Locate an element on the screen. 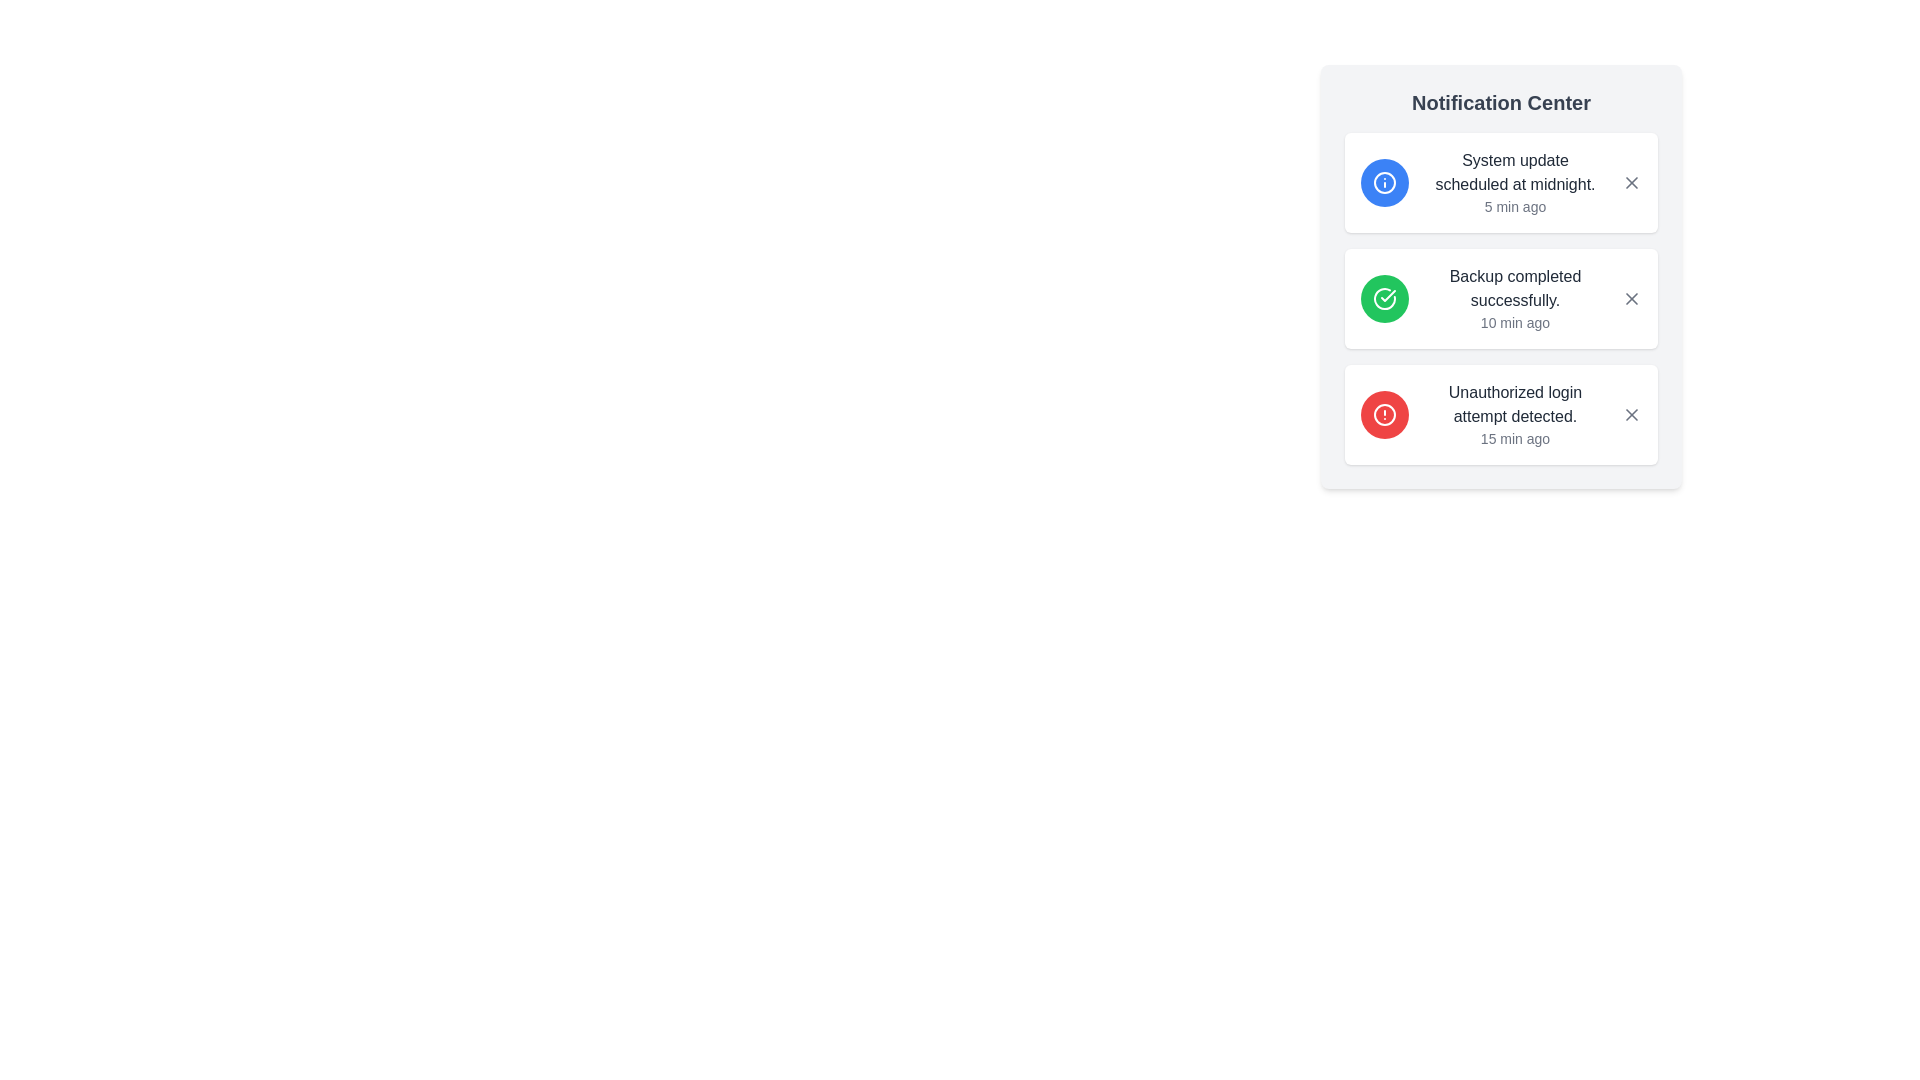 The width and height of the screenshot is (1920, 1080). the blue circular icon with a white outline containing a white info symbol ('i') at the top of the notification card for 'System update scheduled at midnight' is located at coordinates (1384, 182).